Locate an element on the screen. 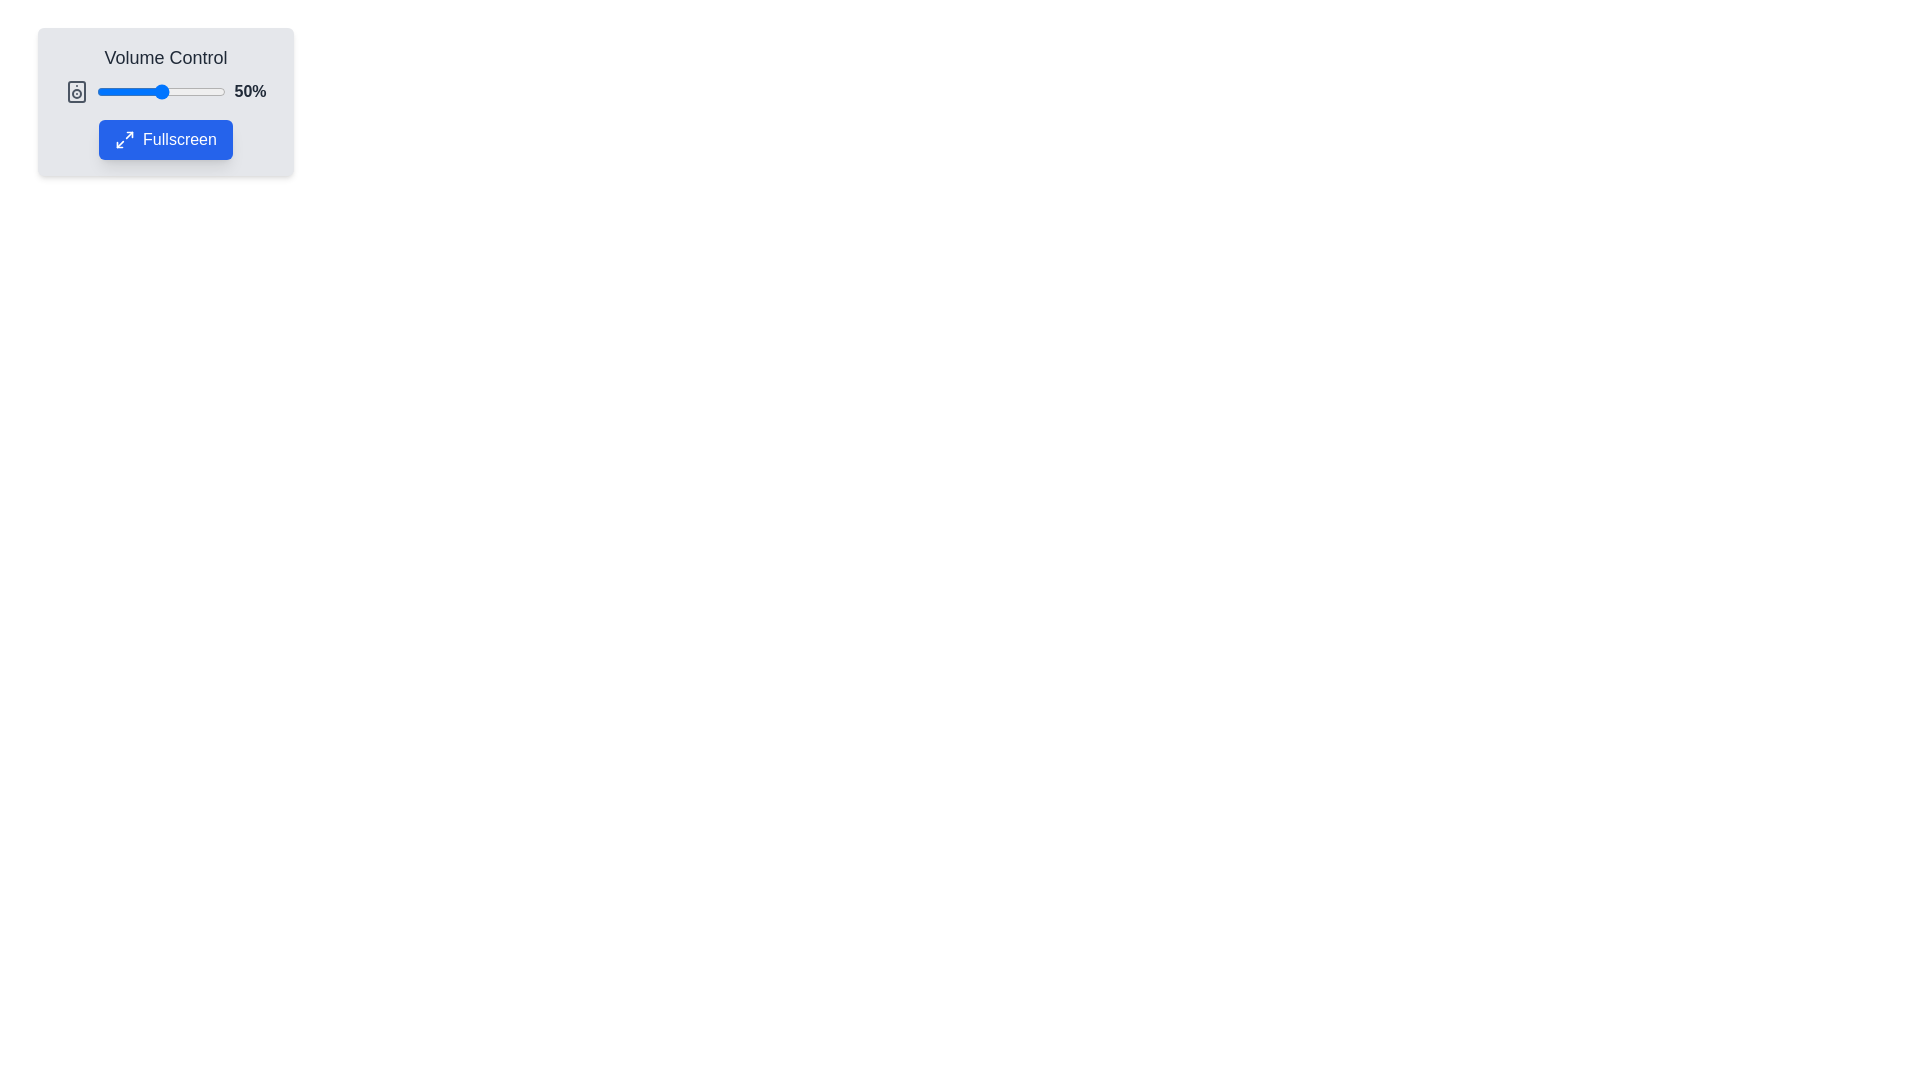 The height and width of the screenshot is (1080, 1920). the volume to 85% by dragging the slider is located at coordinates (207, 92).